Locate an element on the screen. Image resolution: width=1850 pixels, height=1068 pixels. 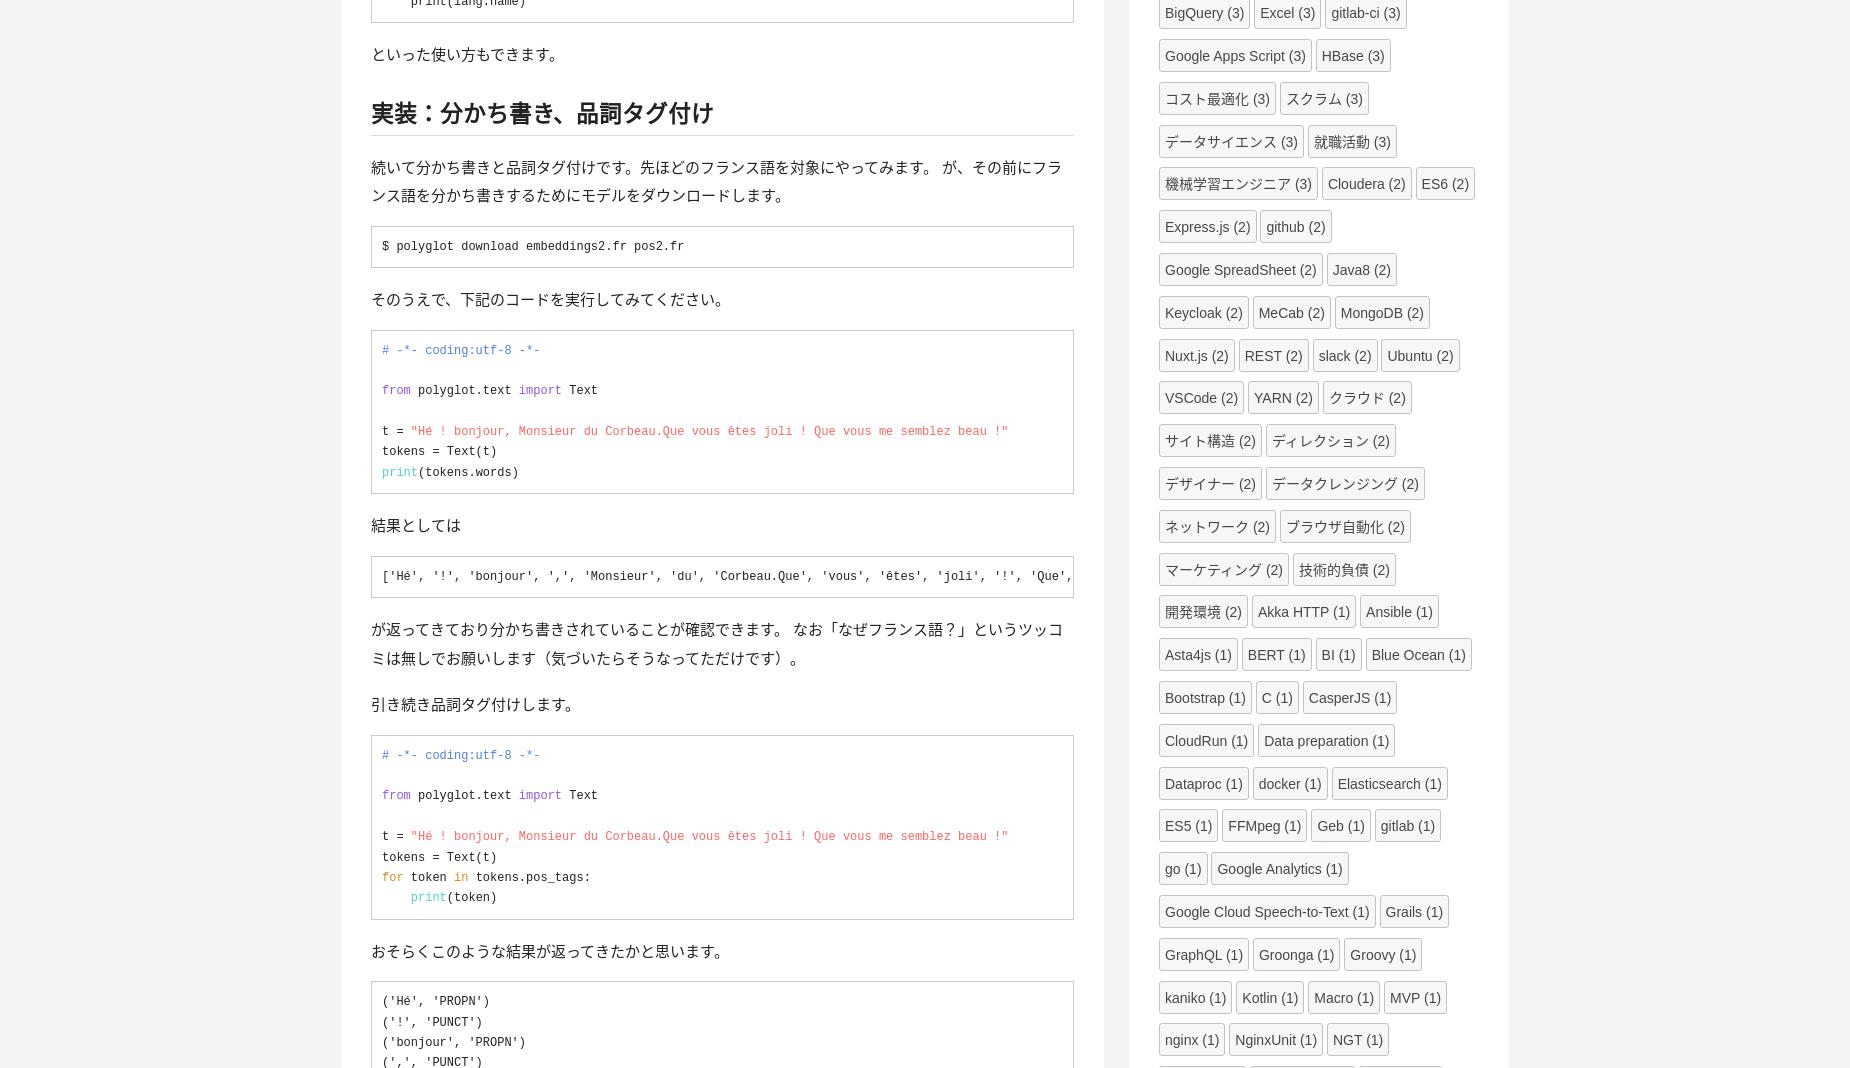
'Asta4js (1)' is located at coordinates (1163, 654).